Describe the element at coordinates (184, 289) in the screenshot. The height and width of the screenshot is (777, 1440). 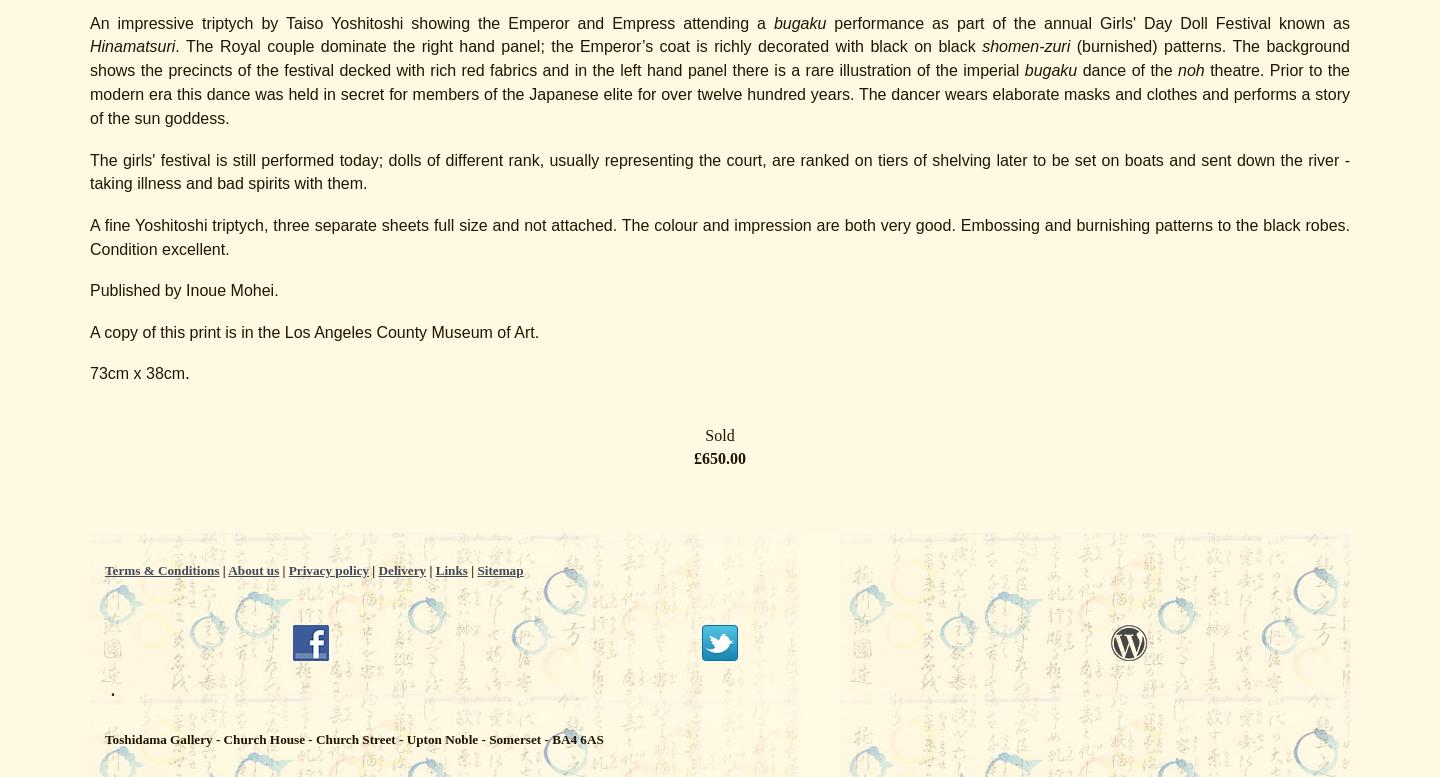
I see `'Published by Inoue Mohei.'` at that location.